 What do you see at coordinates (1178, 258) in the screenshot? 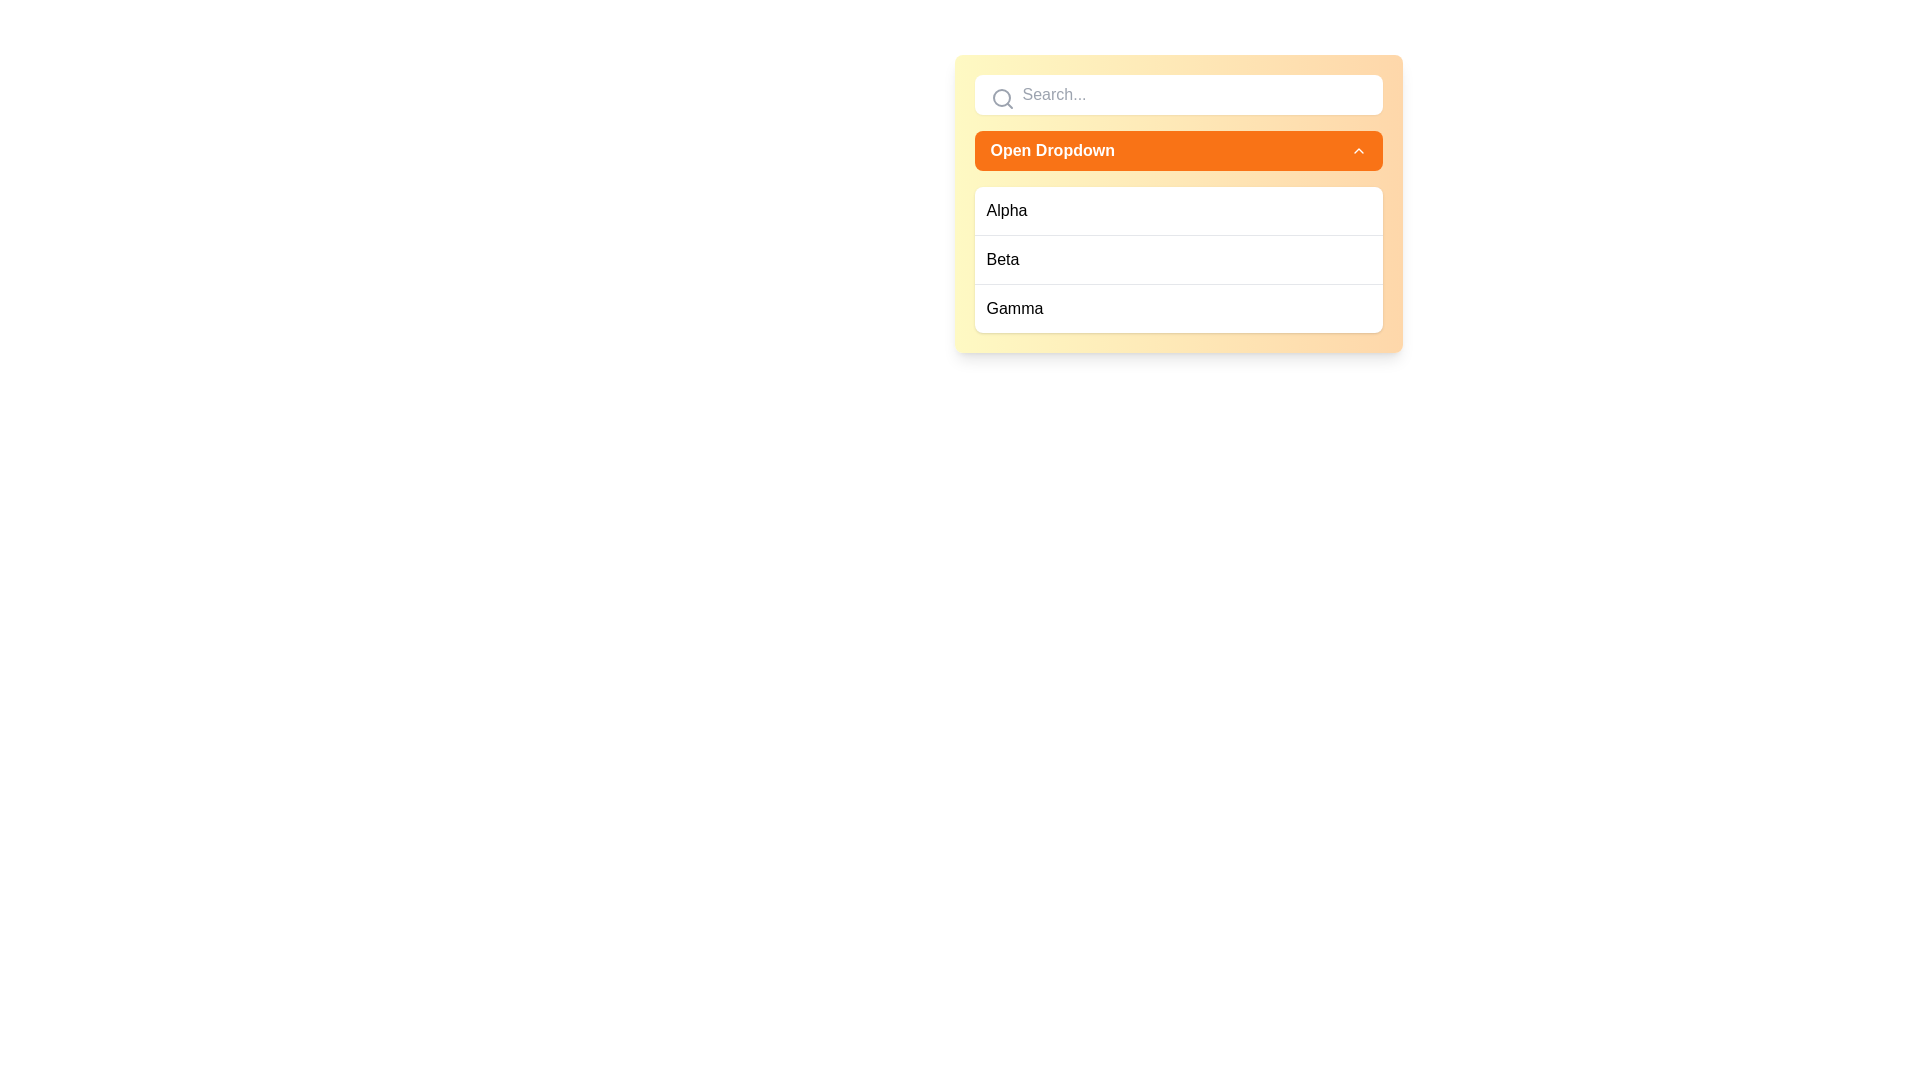
I see `the second item in the dropdown list labeled 'Beta', which is positioned between 'Alpha' and 'Gamma'` at bounding box center [1178, 258].